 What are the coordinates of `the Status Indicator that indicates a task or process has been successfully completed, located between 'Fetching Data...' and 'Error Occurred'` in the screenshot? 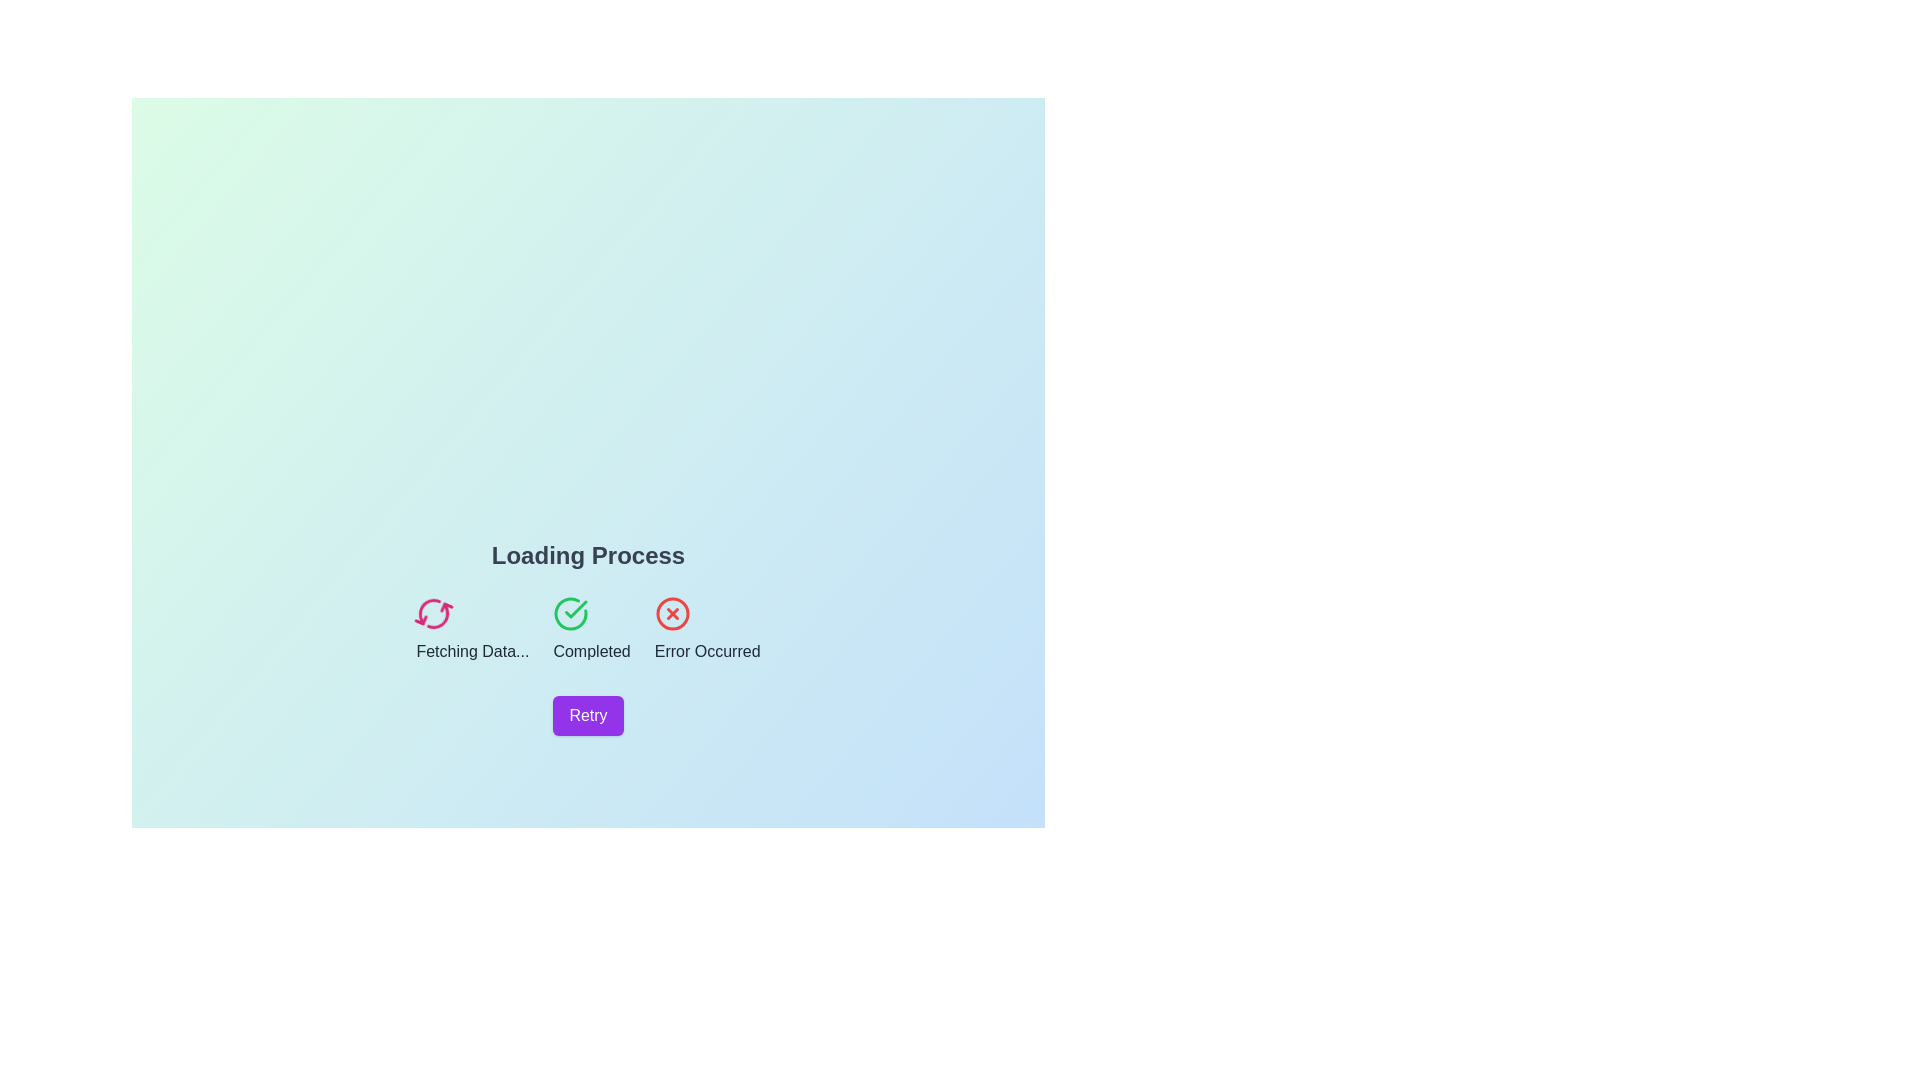 It's located at (591, 628).